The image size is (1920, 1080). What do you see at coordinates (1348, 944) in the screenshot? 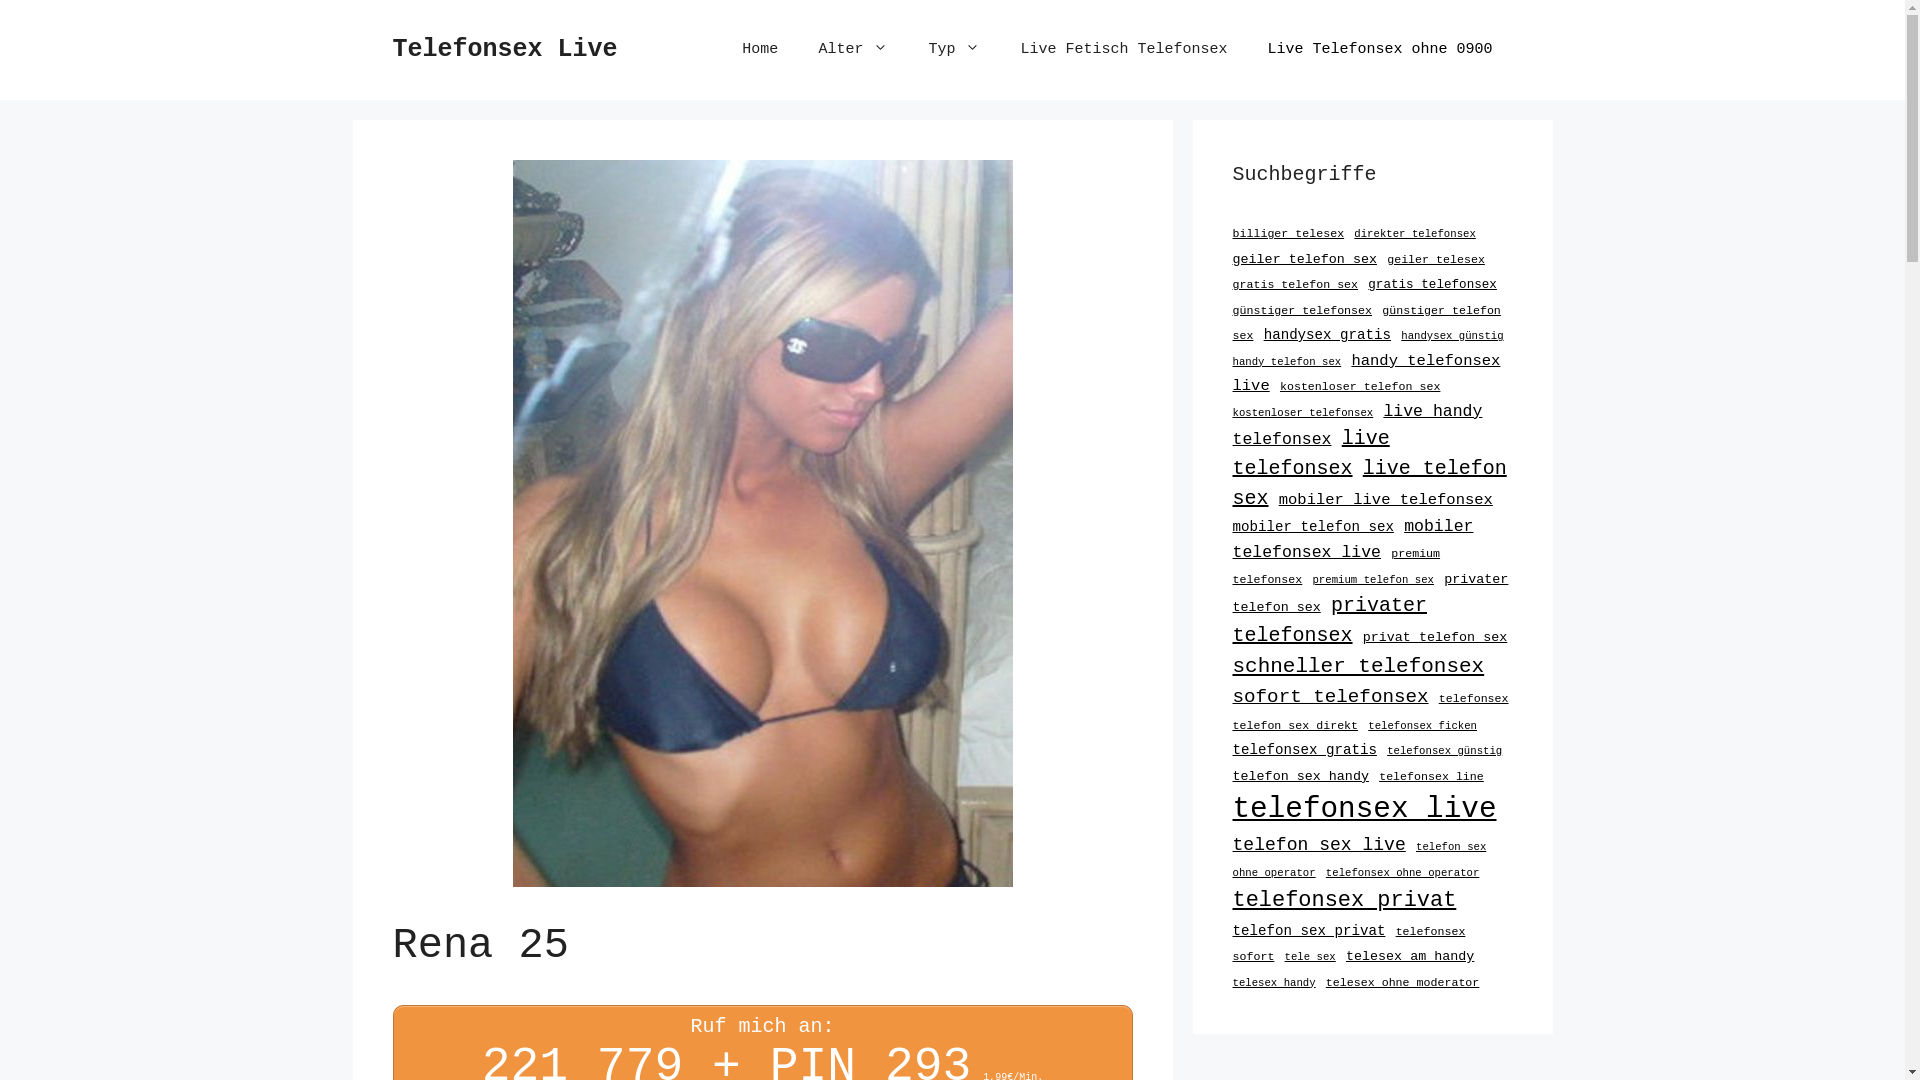
I see `'telefonsex sofort'` at bounding box center [1348, 944].